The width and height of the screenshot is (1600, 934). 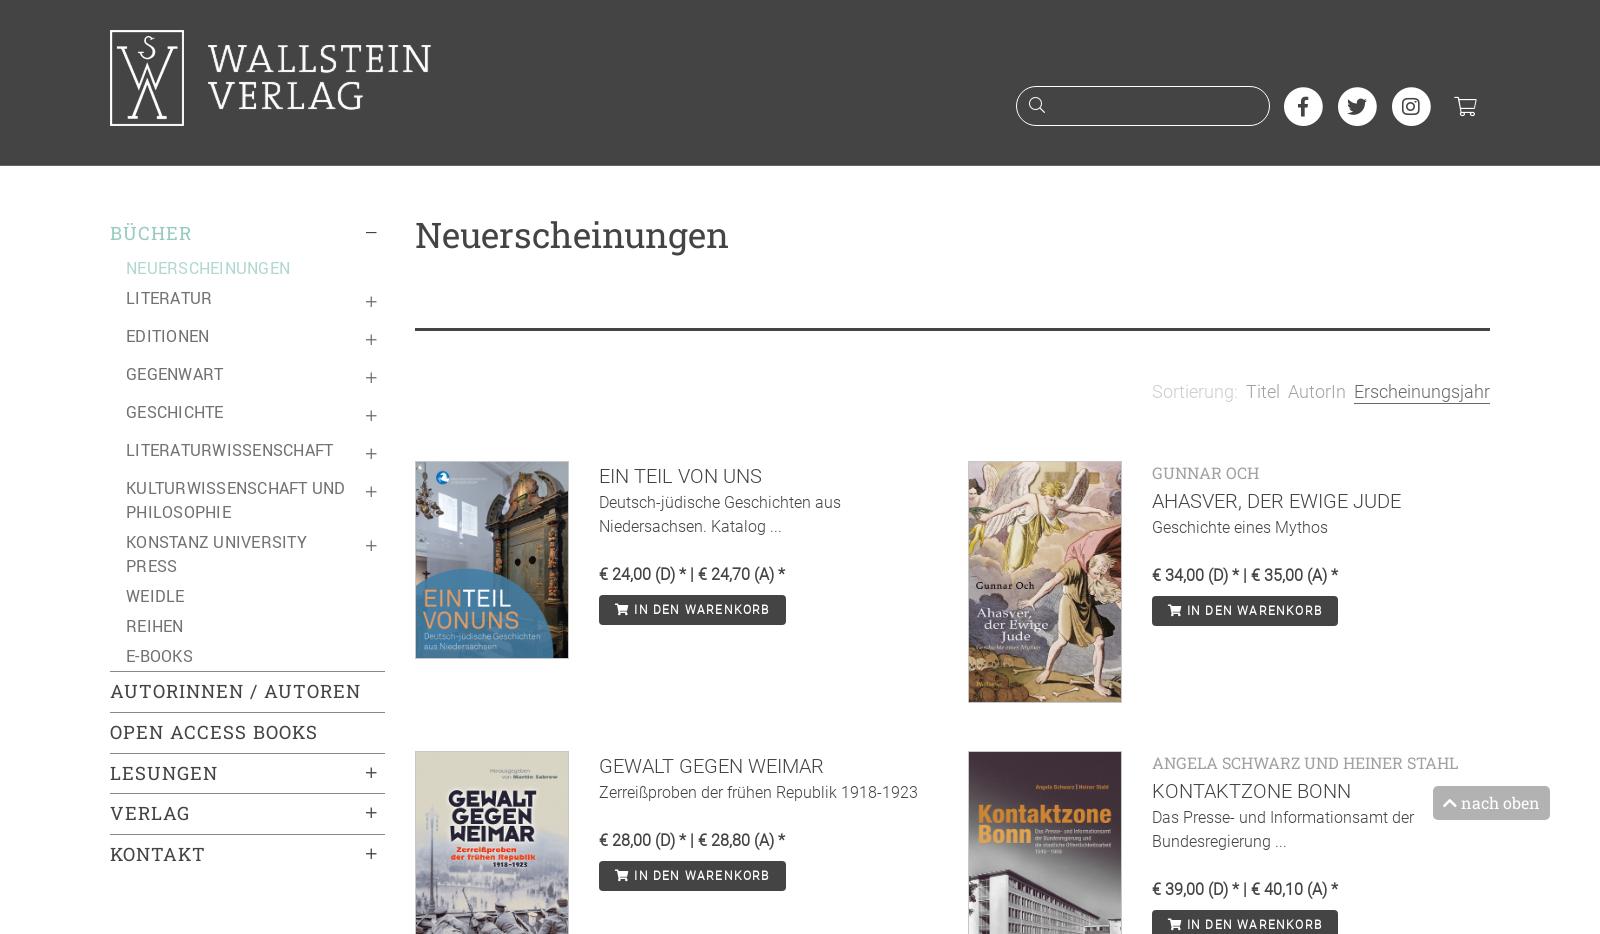 I want to click on 'Editionen', so click(x=166, y=335).